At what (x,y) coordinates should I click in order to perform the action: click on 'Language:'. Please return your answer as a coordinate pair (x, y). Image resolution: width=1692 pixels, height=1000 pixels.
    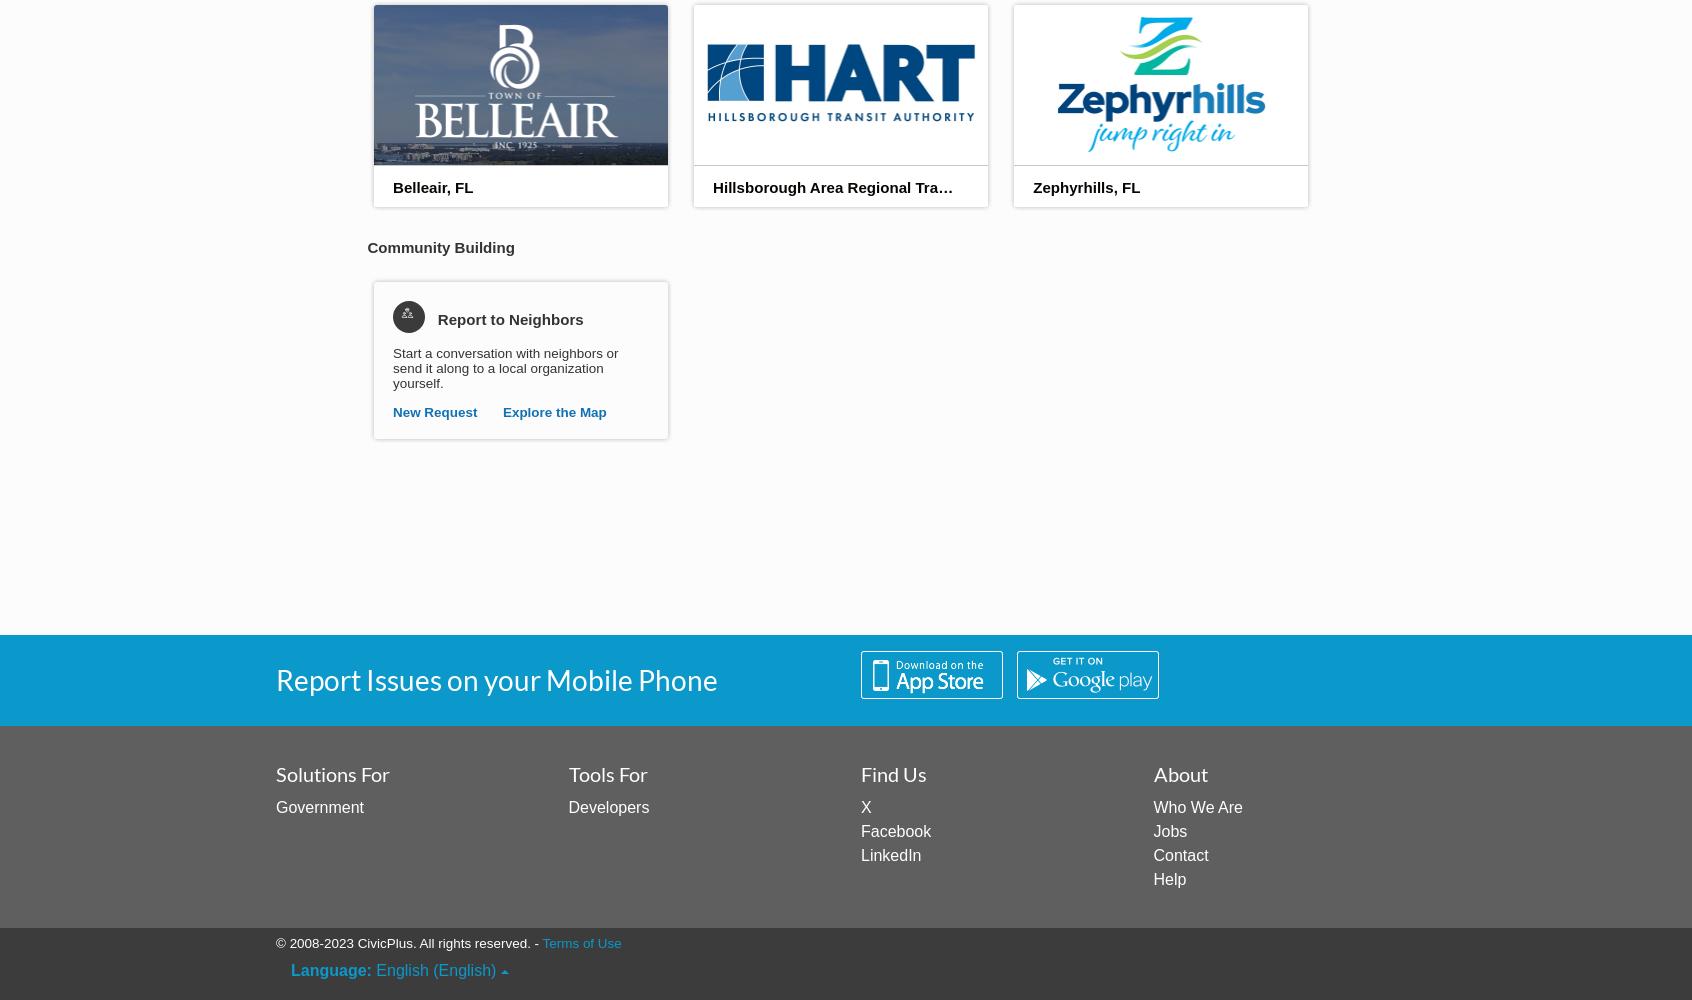
    Looking at the image, I should click on (290, 969).